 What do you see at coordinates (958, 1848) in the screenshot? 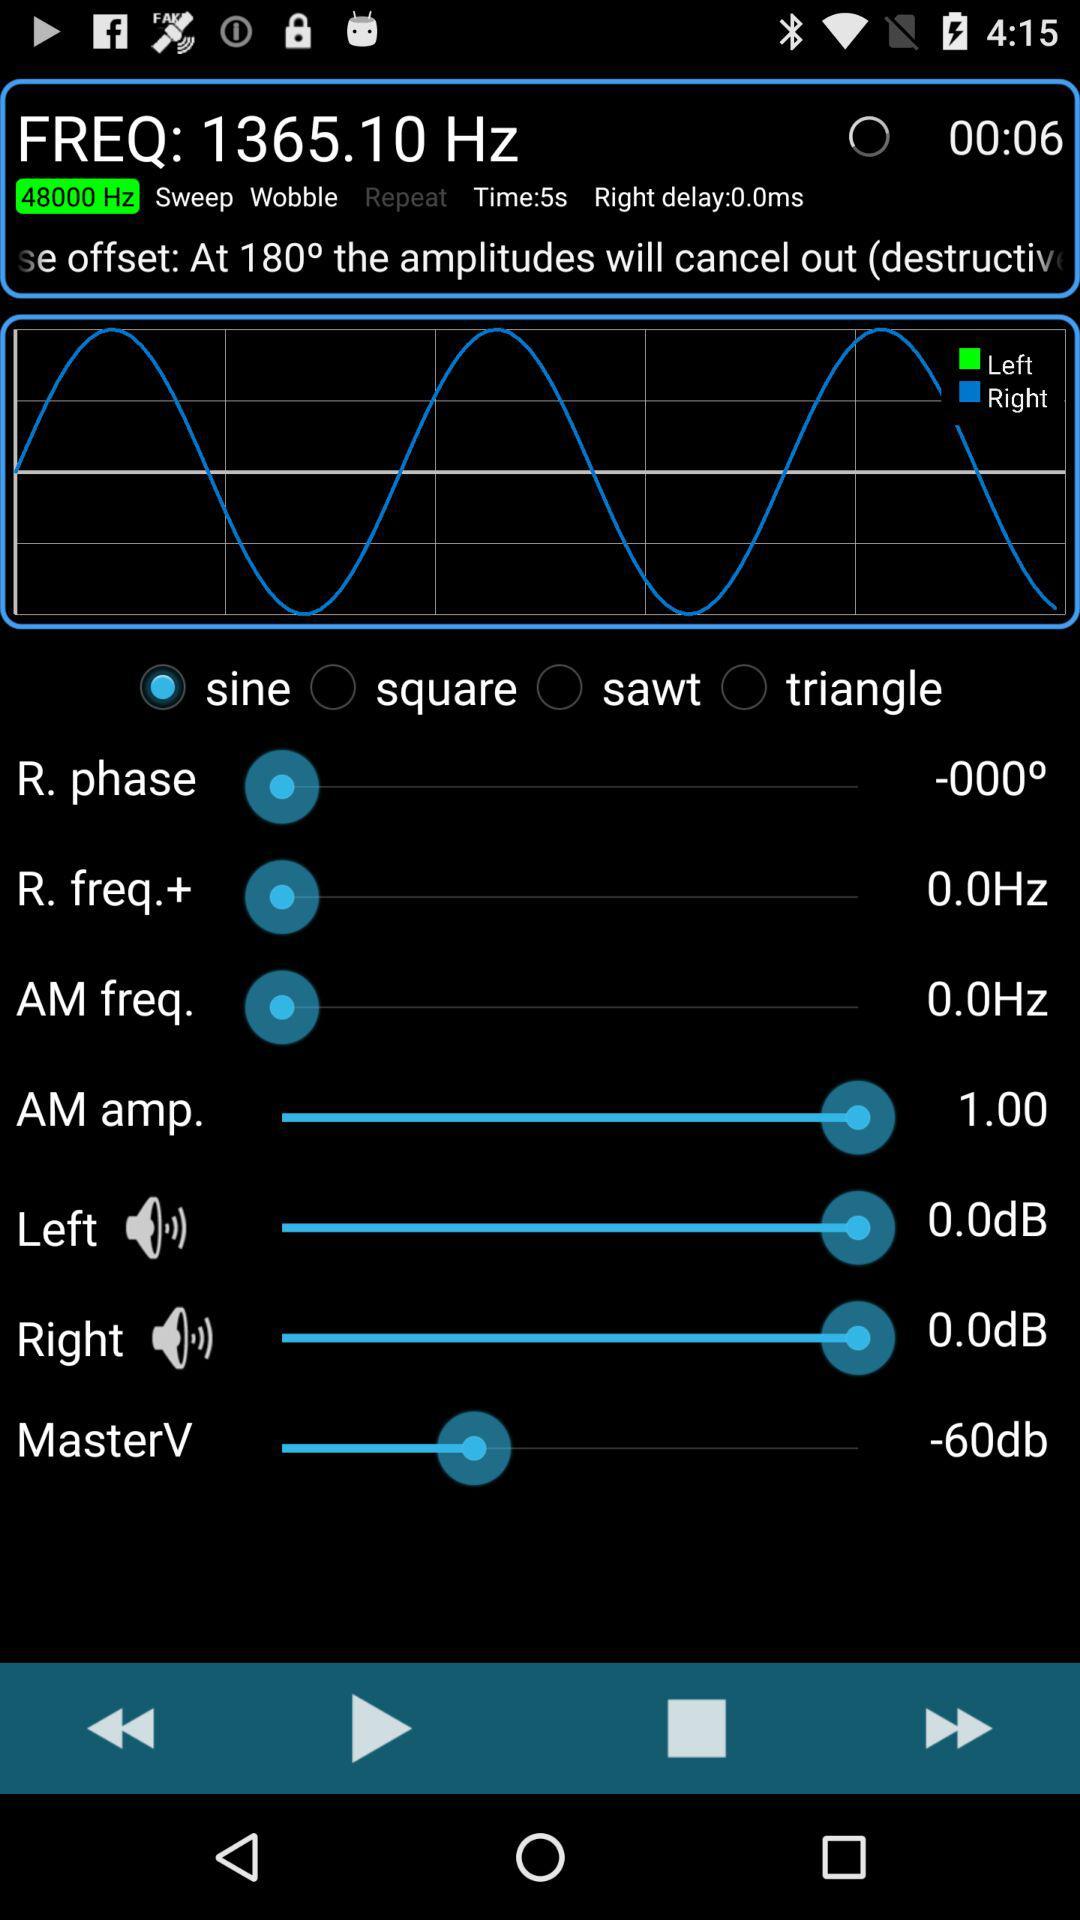
I see `the av_forward icon` at bounding box center [958, 1848].